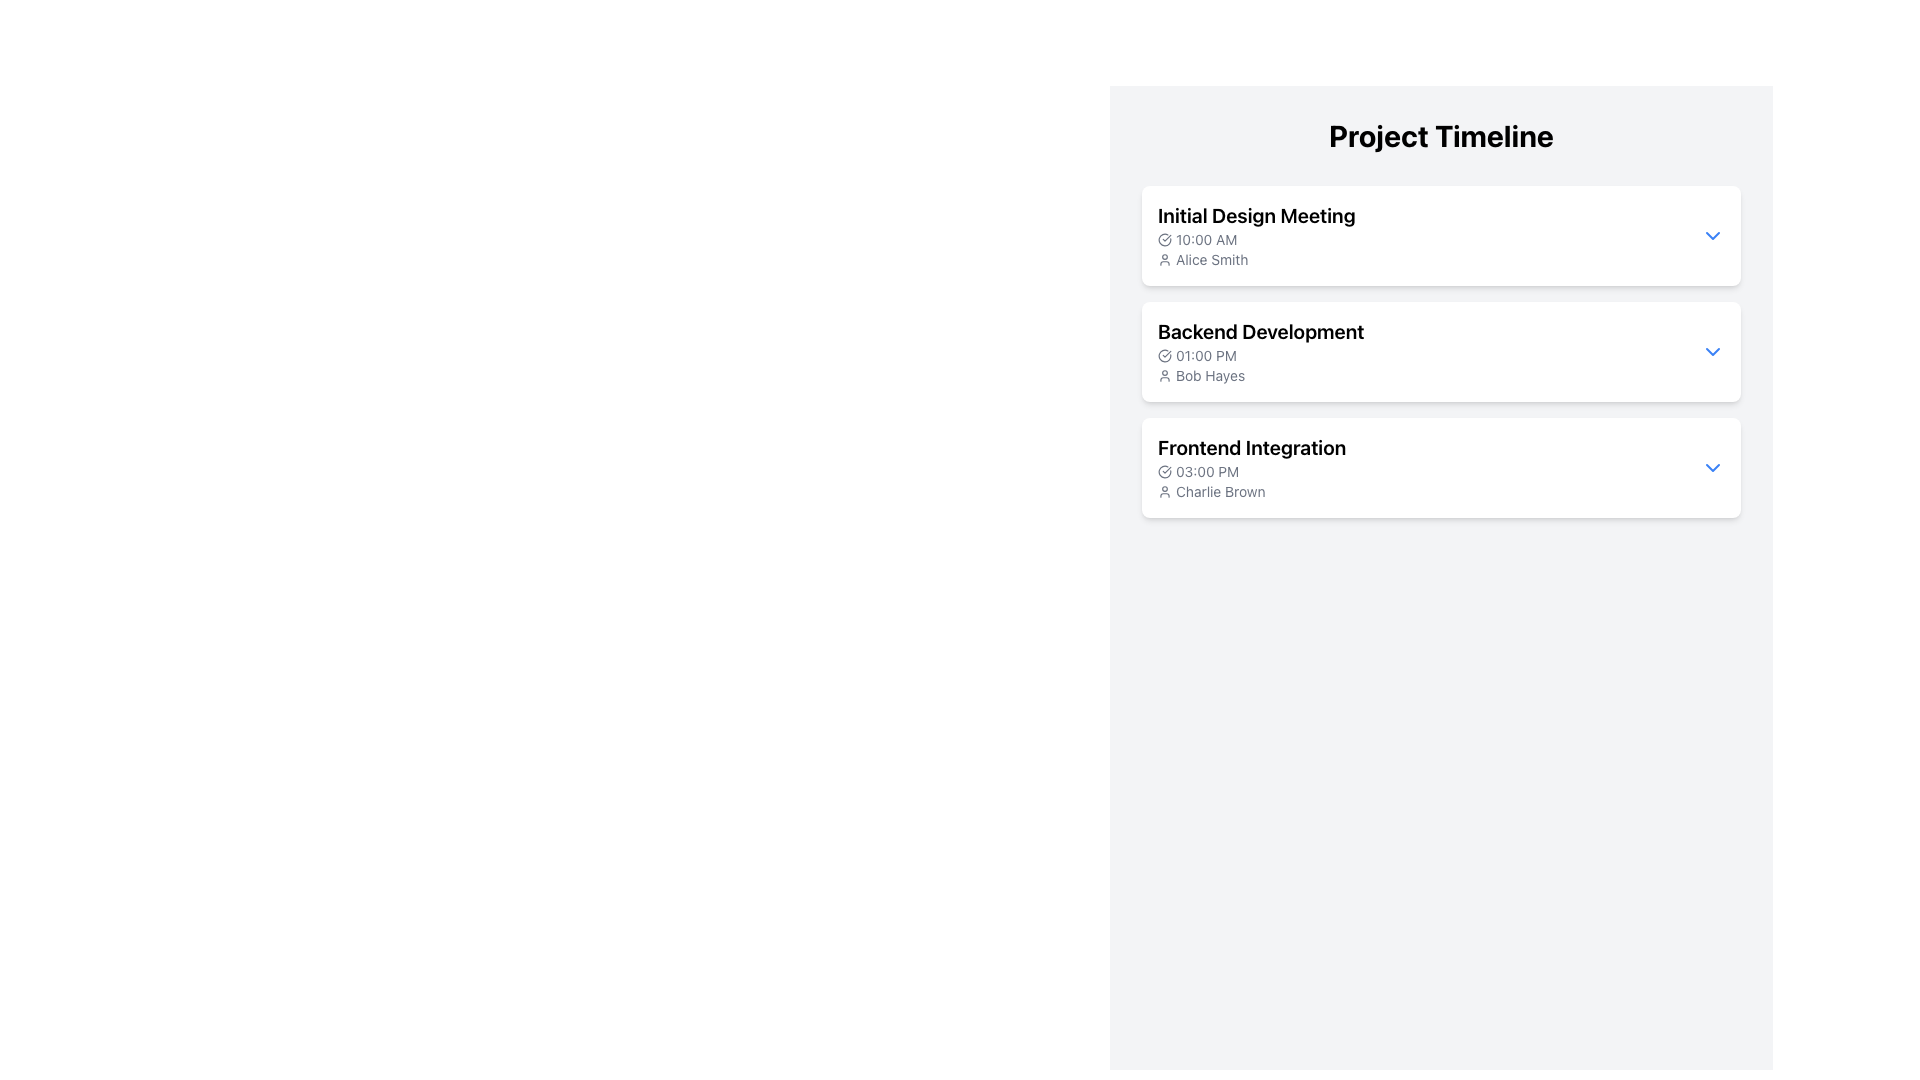  Describe the element at coordinates (1441, 350) in the screenshot. I see `the second event card in the Project Timeline, which displays details about an event or meeting slot between the Initial Design Meeting and Frontend Integration sections` at that location.